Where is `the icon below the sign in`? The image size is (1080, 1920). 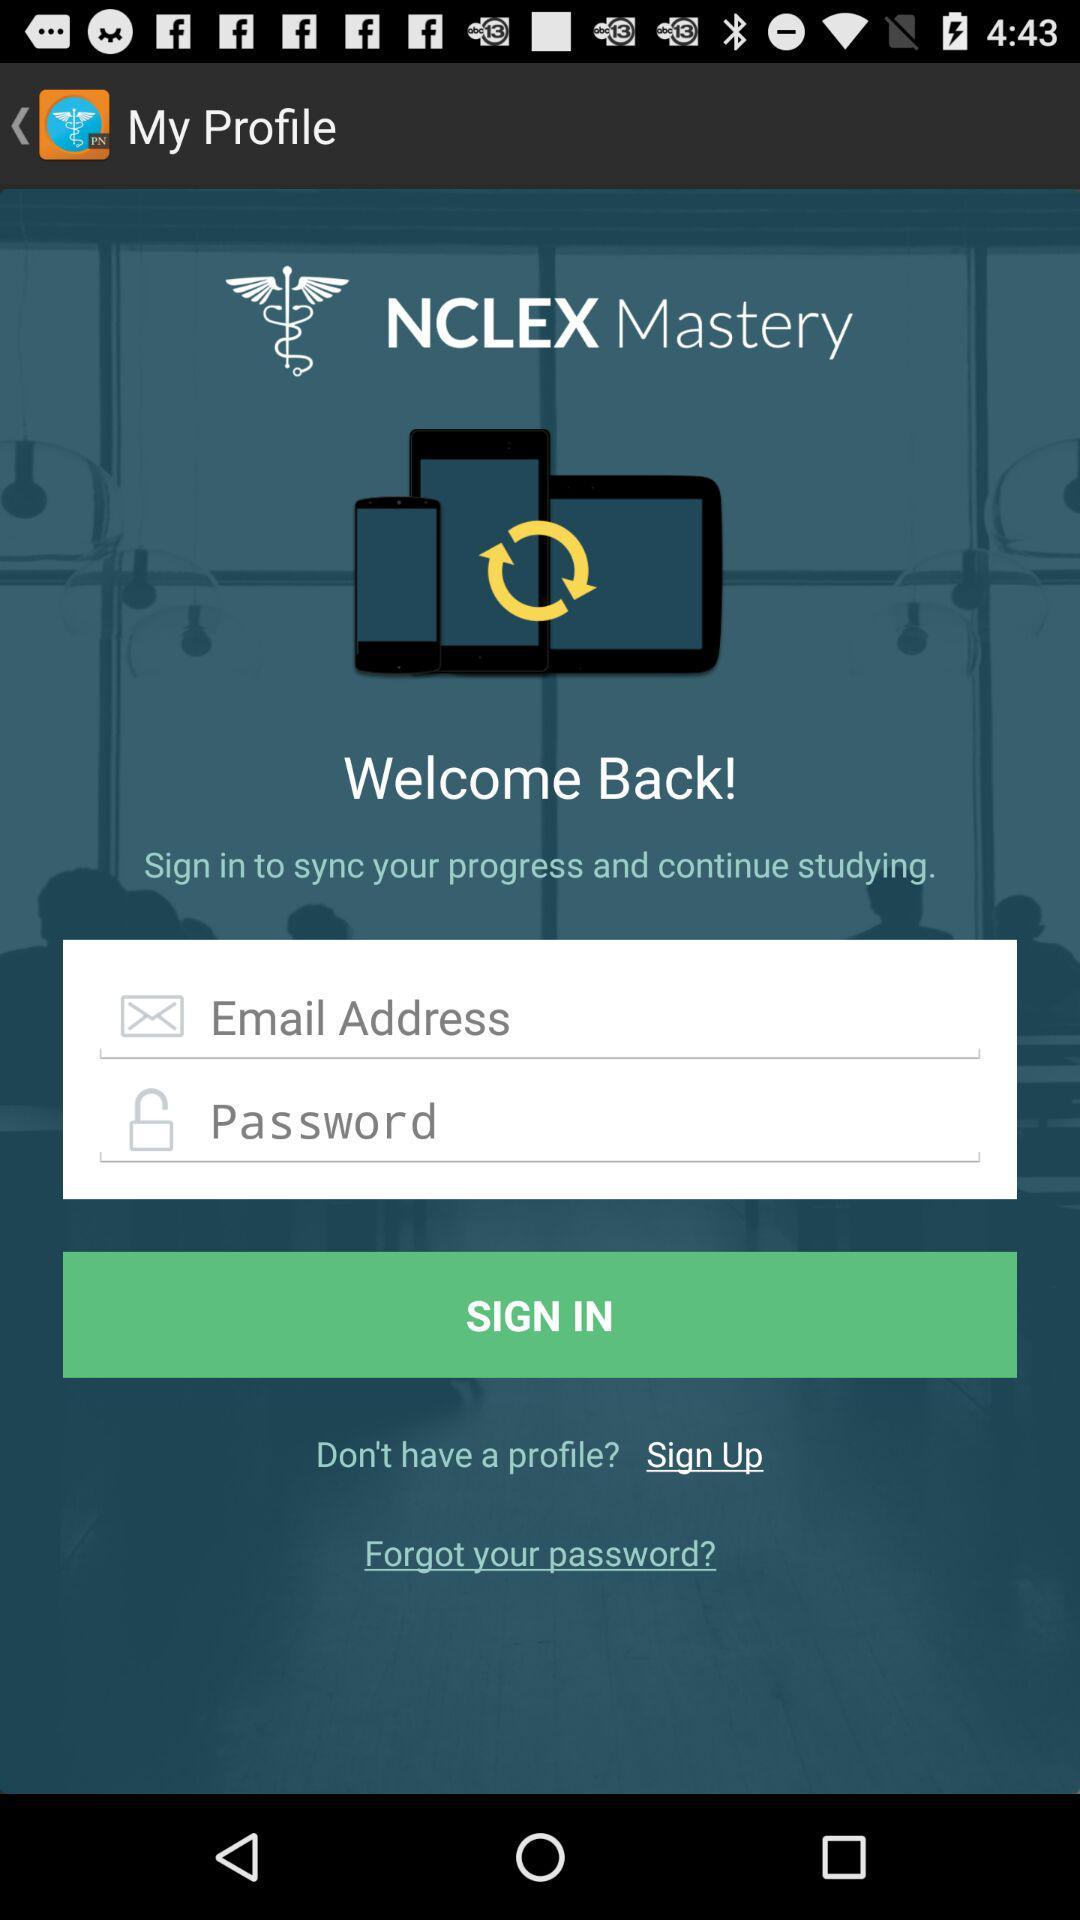
the icon below the sign in is located at coordinates (704, 1453).